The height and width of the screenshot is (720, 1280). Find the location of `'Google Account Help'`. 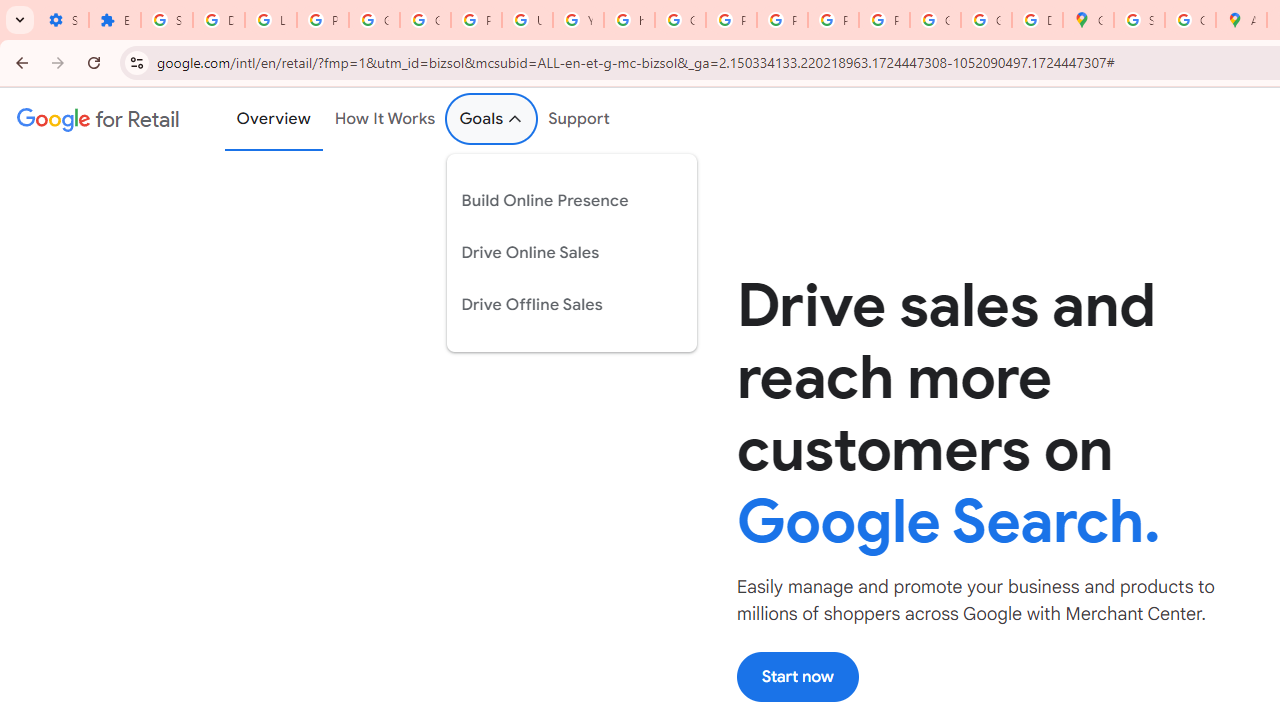

'Google Account Help' is located at coordinates (375, 20).